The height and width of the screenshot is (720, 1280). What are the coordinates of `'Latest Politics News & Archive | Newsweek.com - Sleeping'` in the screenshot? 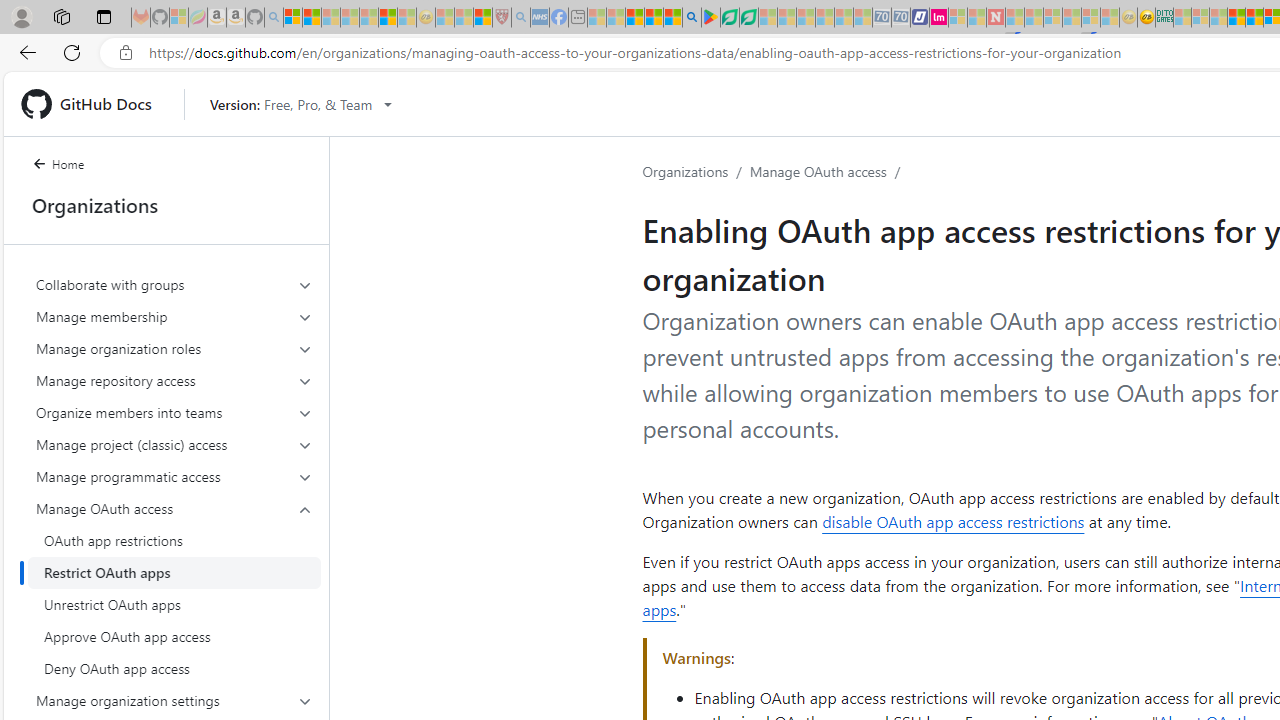 It's located at (995, 17).